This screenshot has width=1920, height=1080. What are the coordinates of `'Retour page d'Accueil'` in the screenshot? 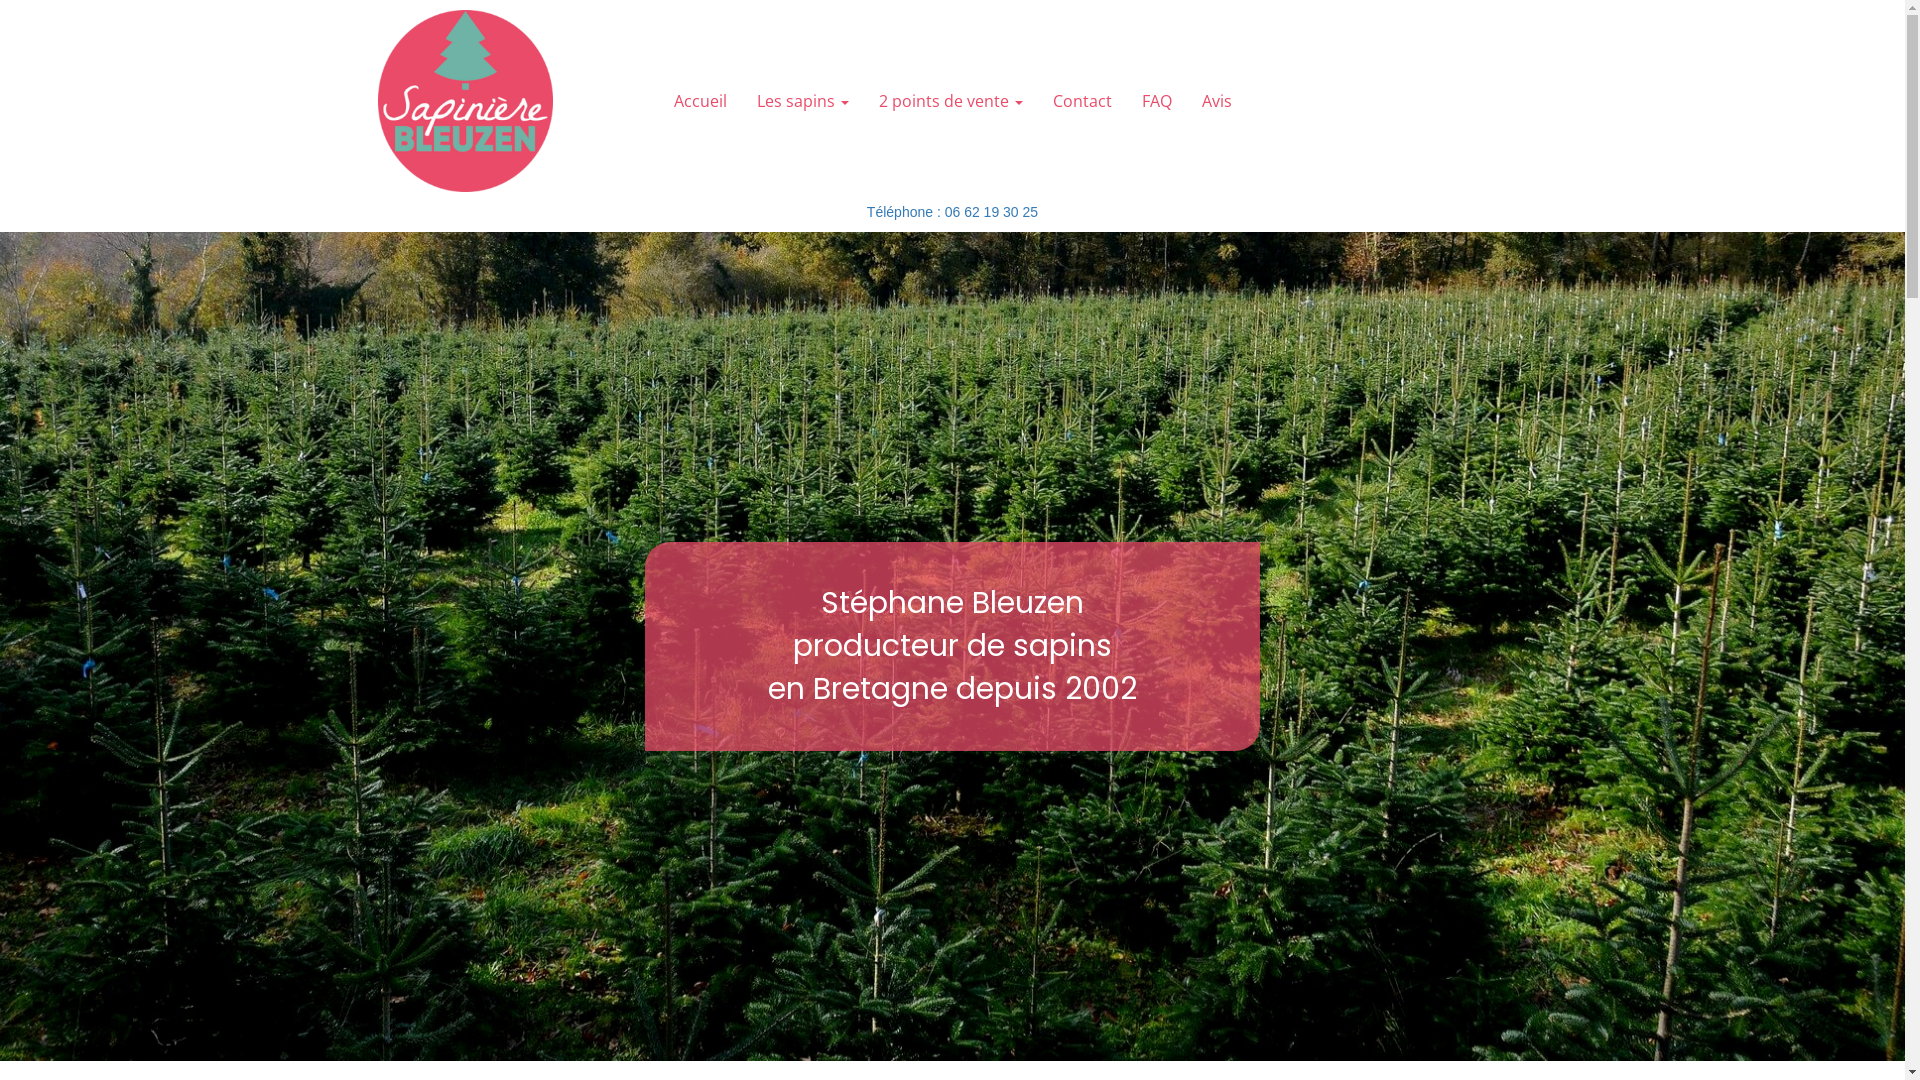 It's located at (464, 100).